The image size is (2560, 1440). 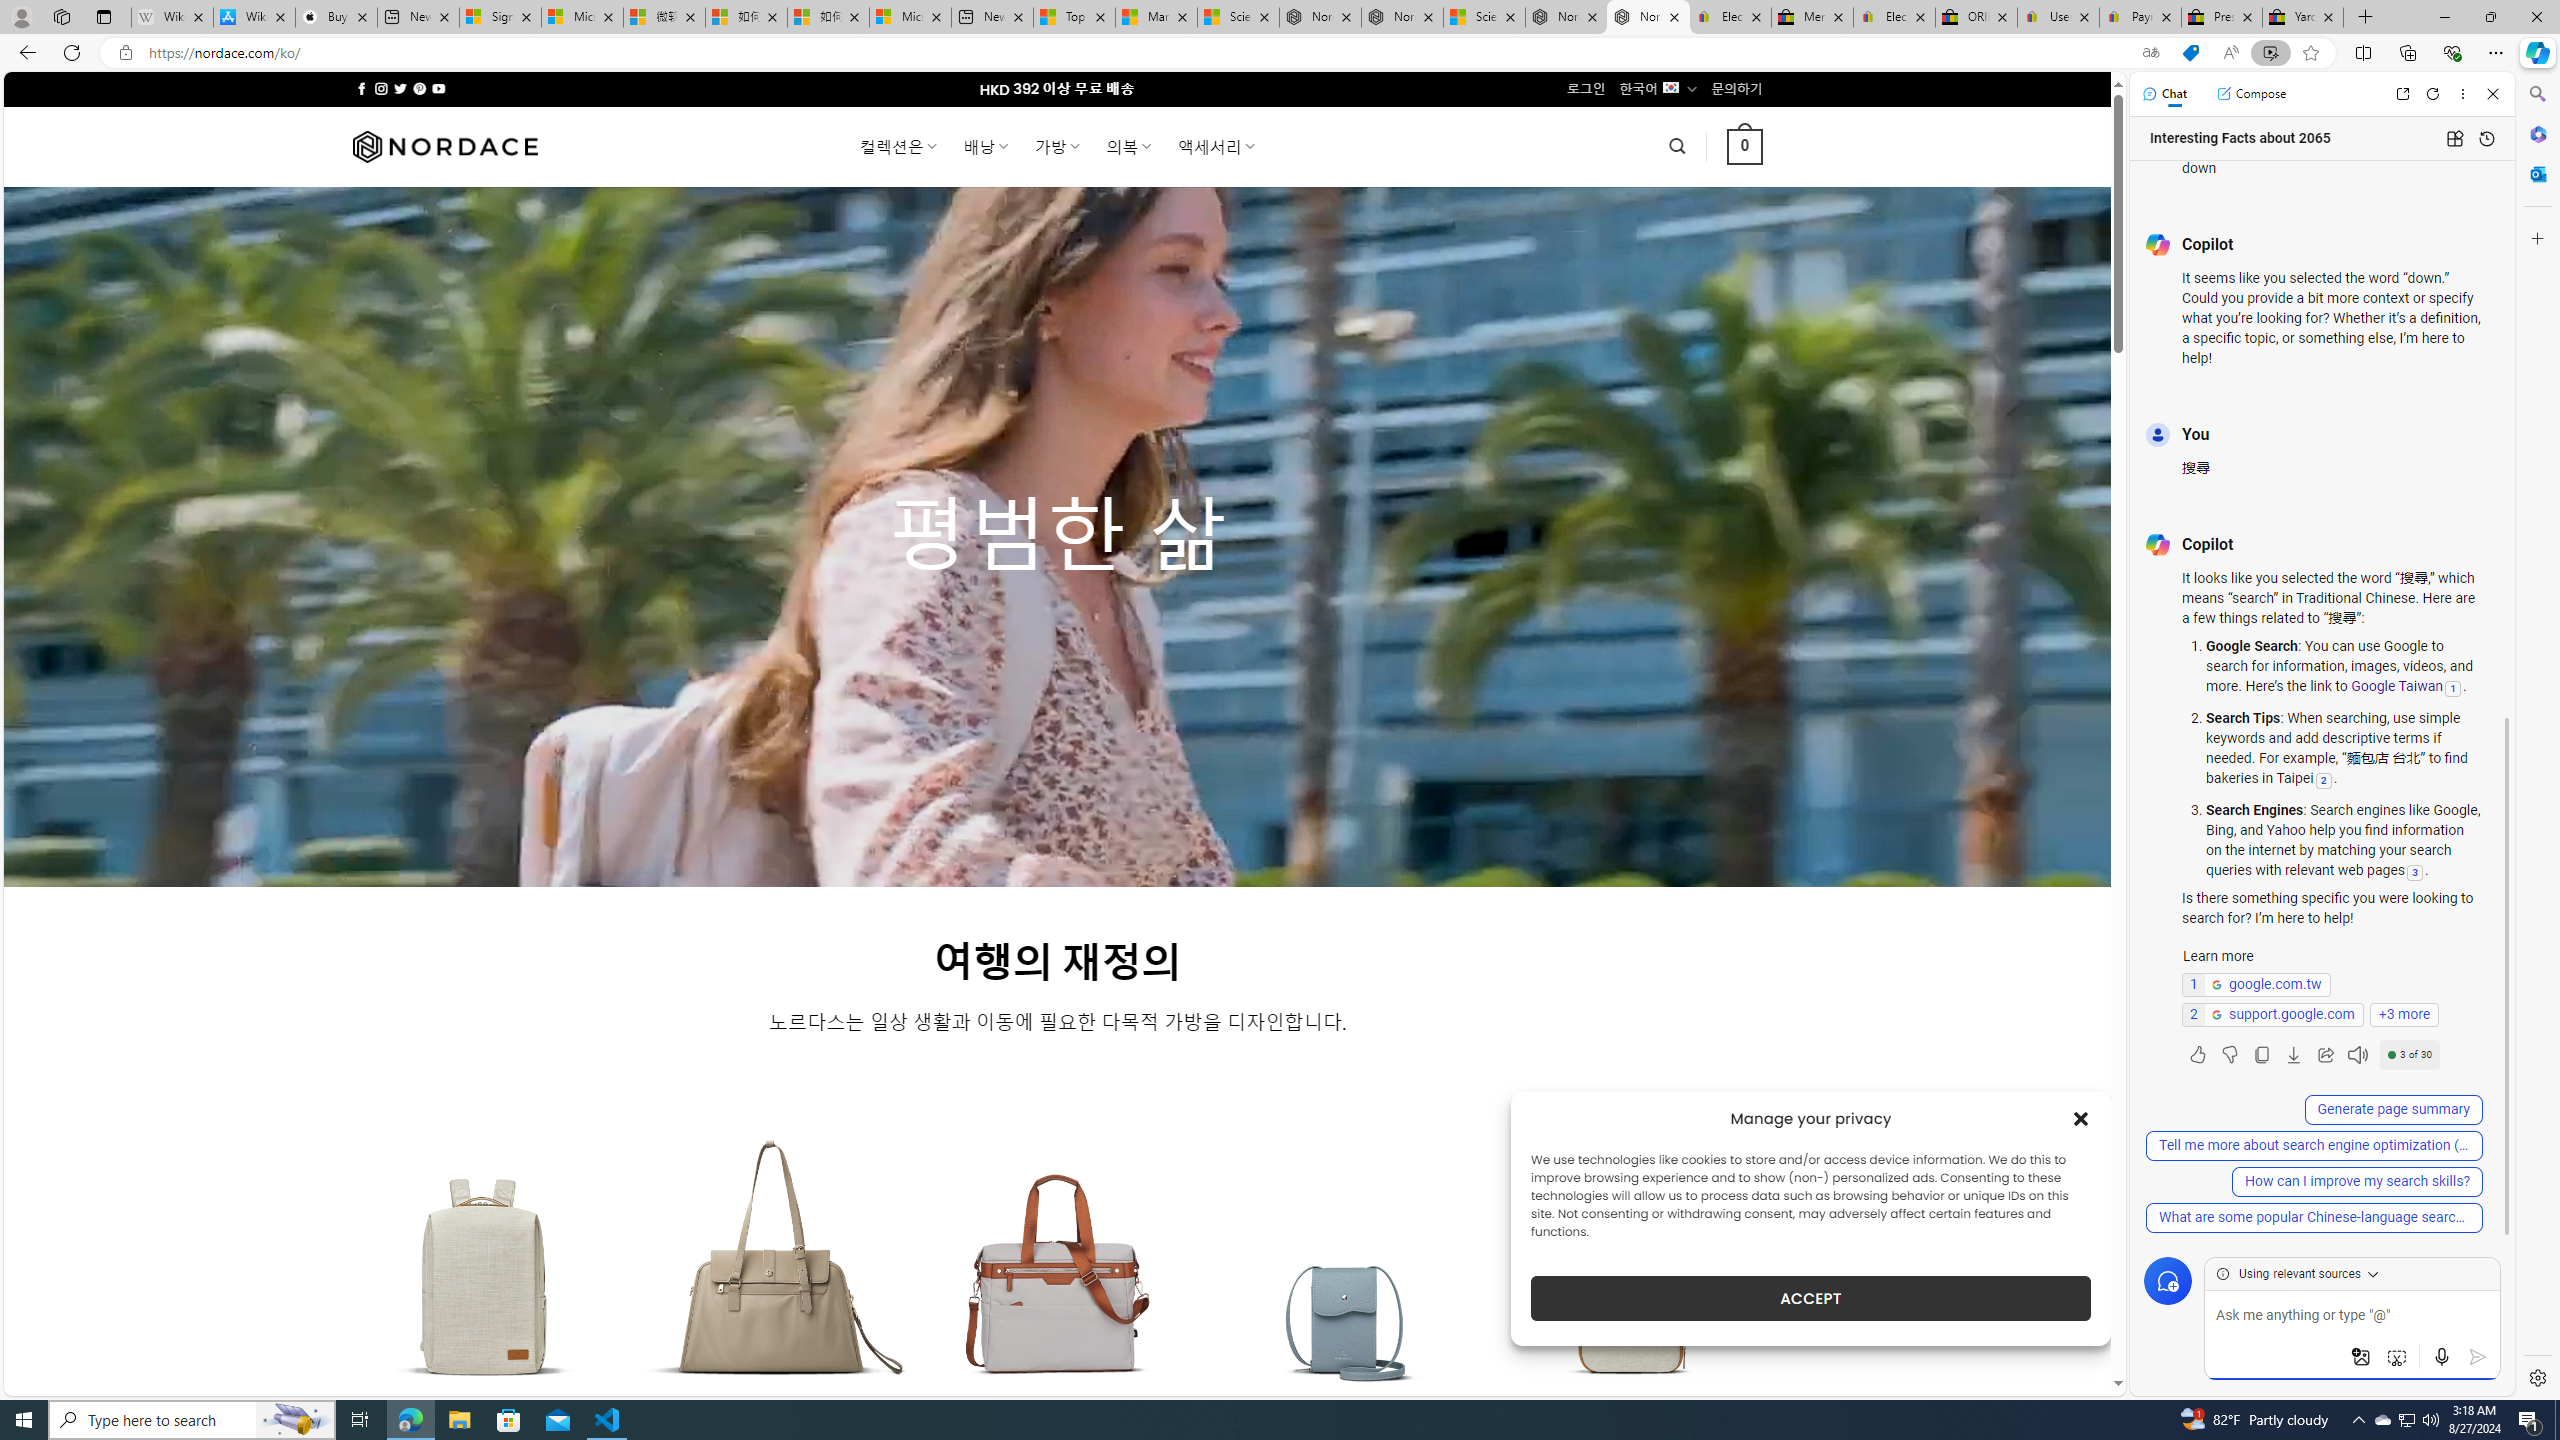 I want to click on 'Compose', so click(x=2250, y=92).